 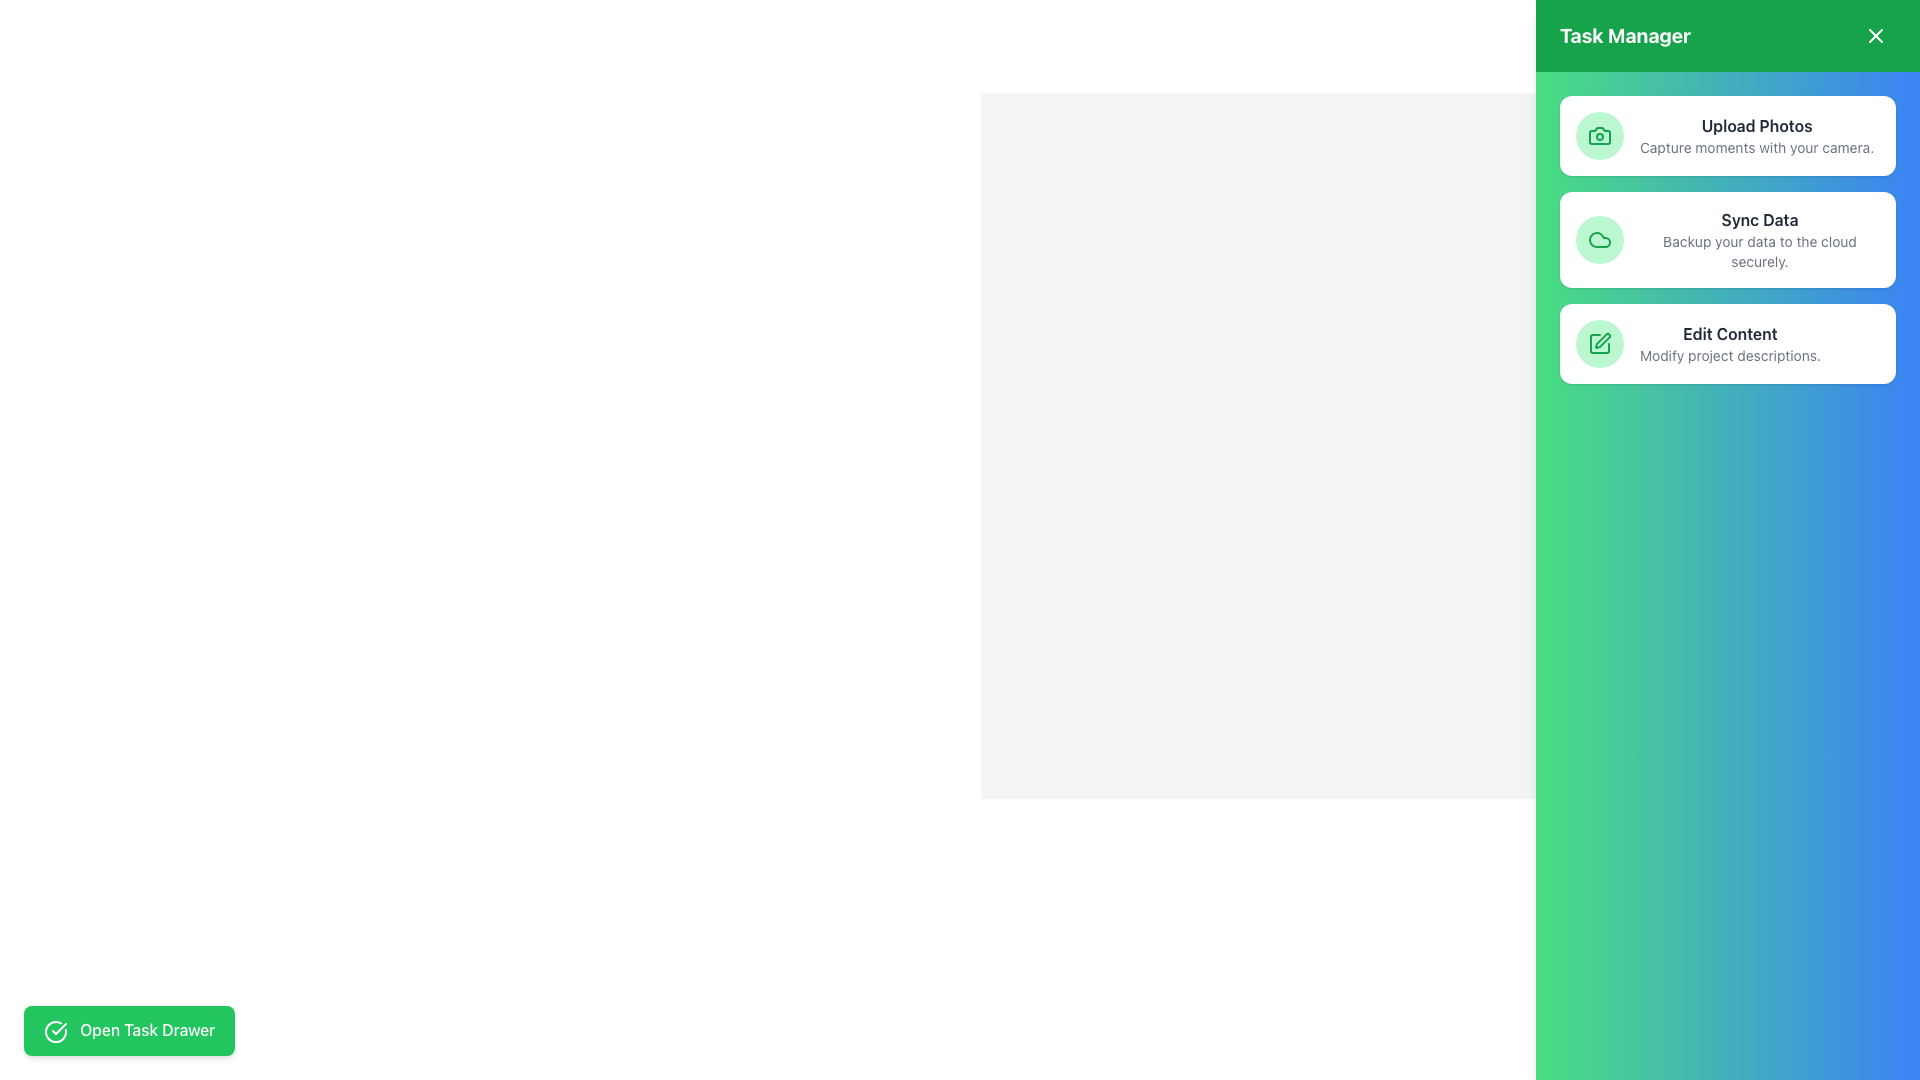 I want to click on the Text Label that serves as the title for the 'Upload Photos' card in the Task Manager panel, so click(x=1756, y=126).